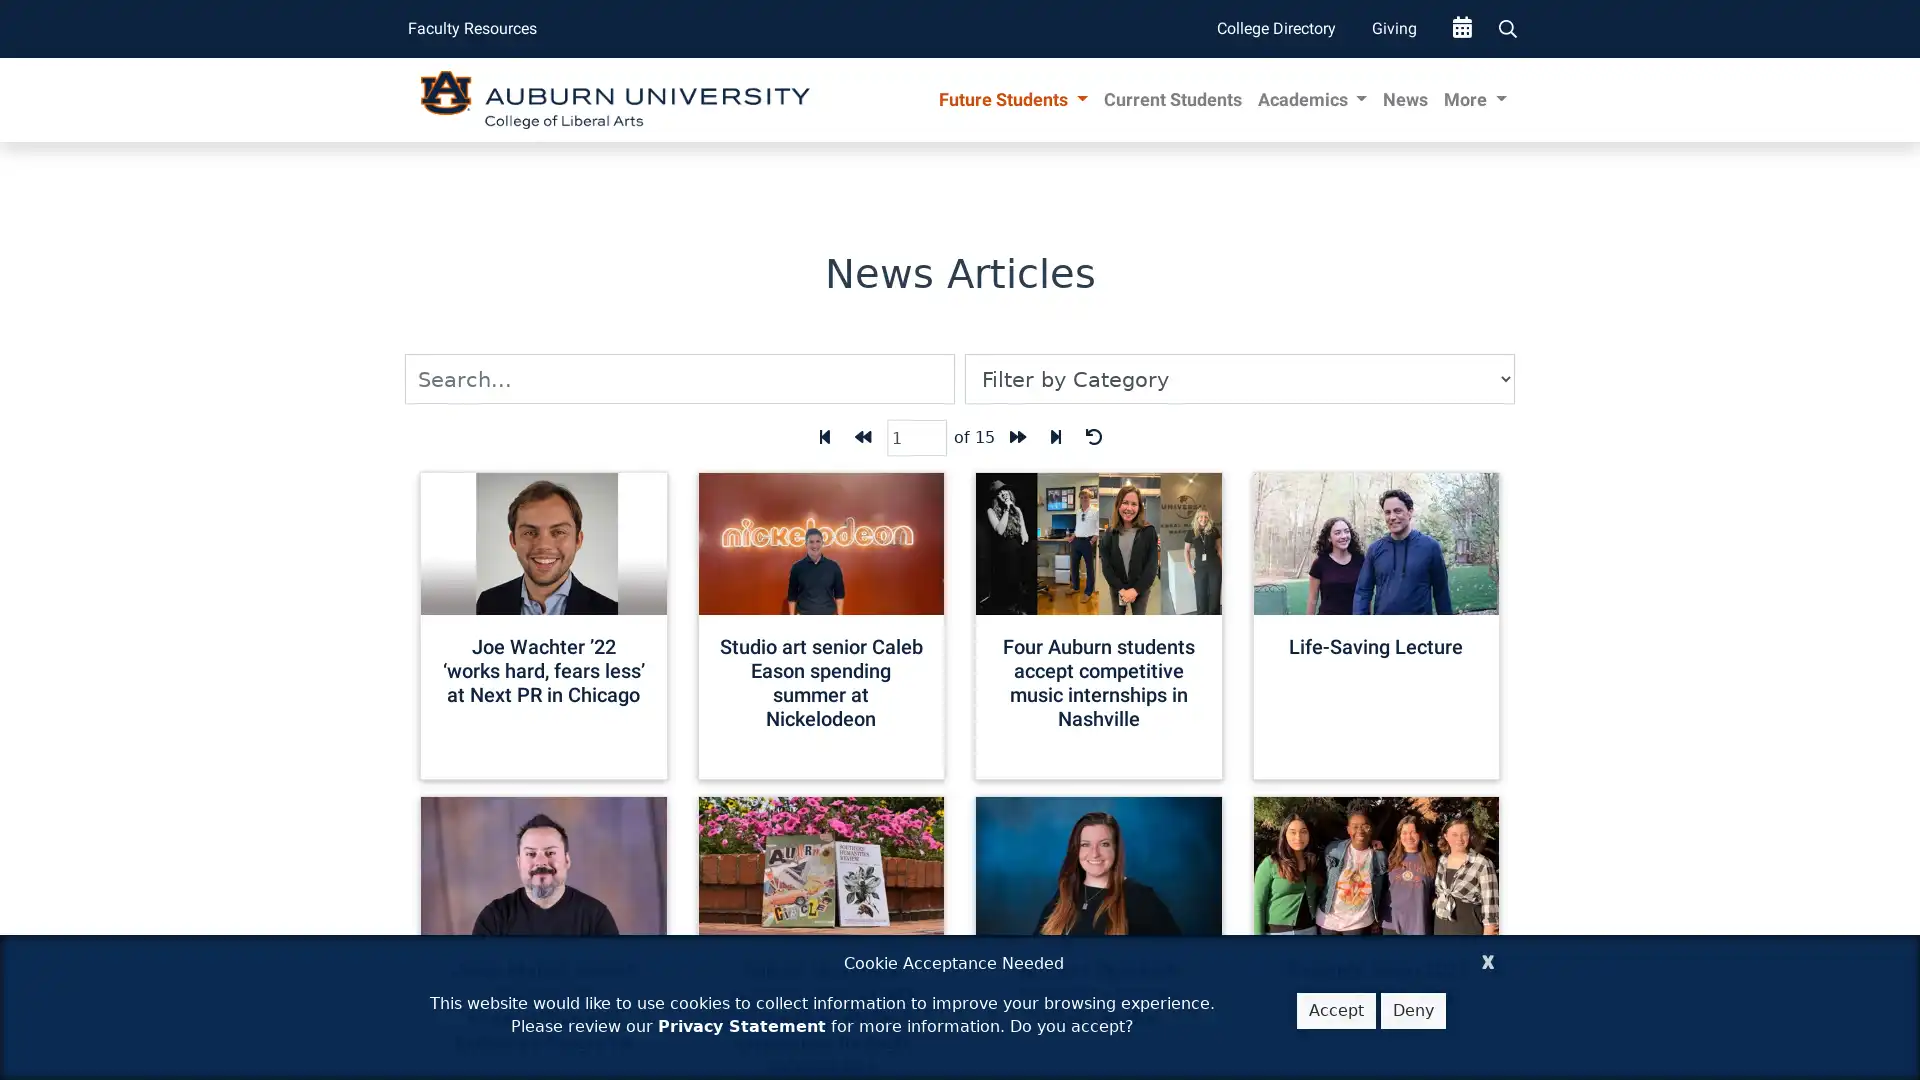  Describe the element at coordinates (825, 437) in the screenshot. I see `First Page` at that location.